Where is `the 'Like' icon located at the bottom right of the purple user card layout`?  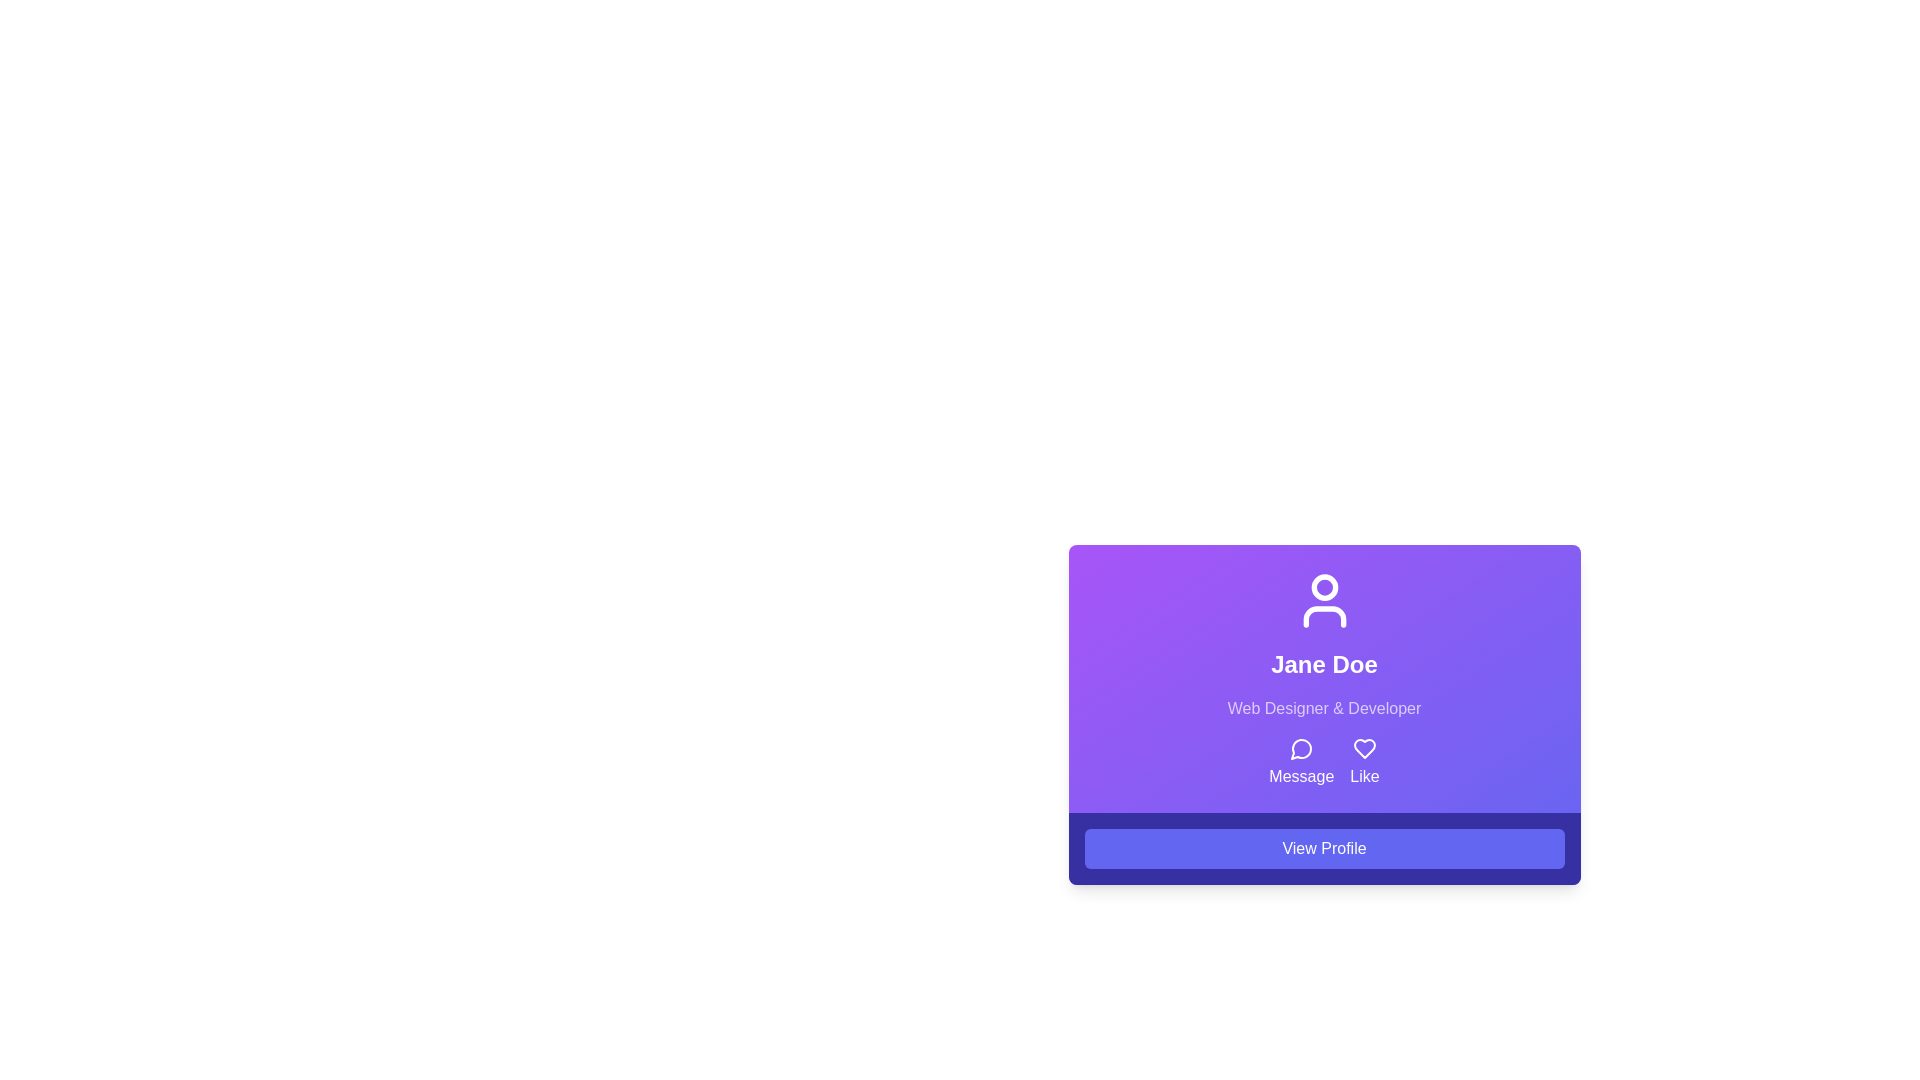
the 'Like' icon located at the bottom right of the purple user card layout is located at coordinates (1363, 748).